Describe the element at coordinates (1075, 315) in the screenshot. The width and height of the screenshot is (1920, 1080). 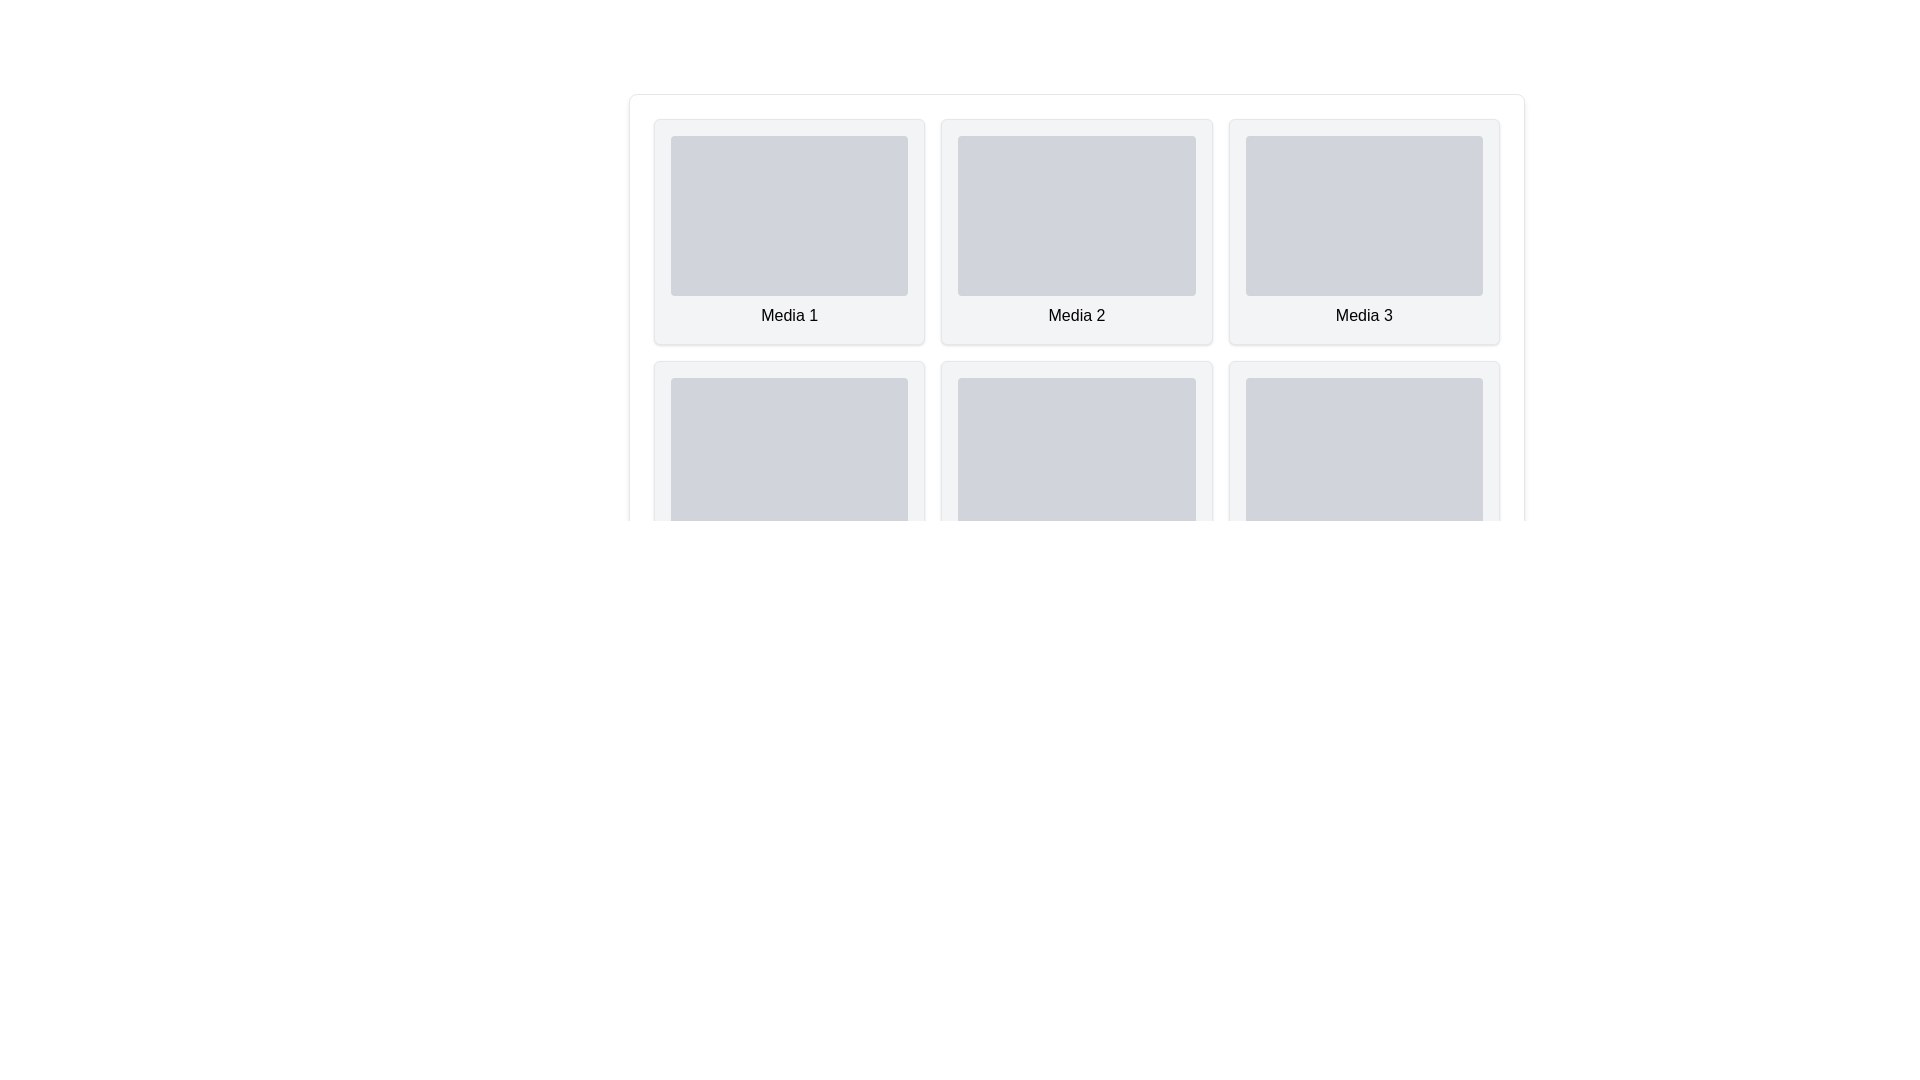
I see `label 'Media 2' which is the text label below the image in the bordered card` at that location.